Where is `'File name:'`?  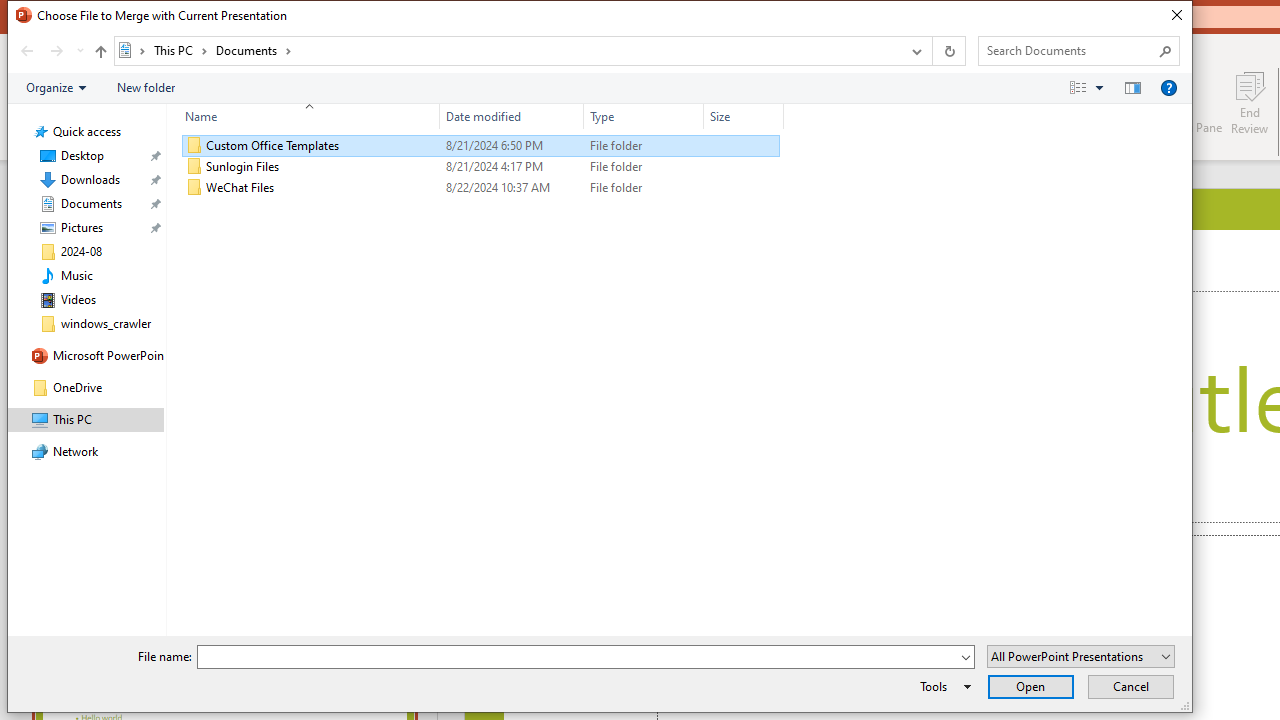 'File name:' is located at coordinates (576, 657).